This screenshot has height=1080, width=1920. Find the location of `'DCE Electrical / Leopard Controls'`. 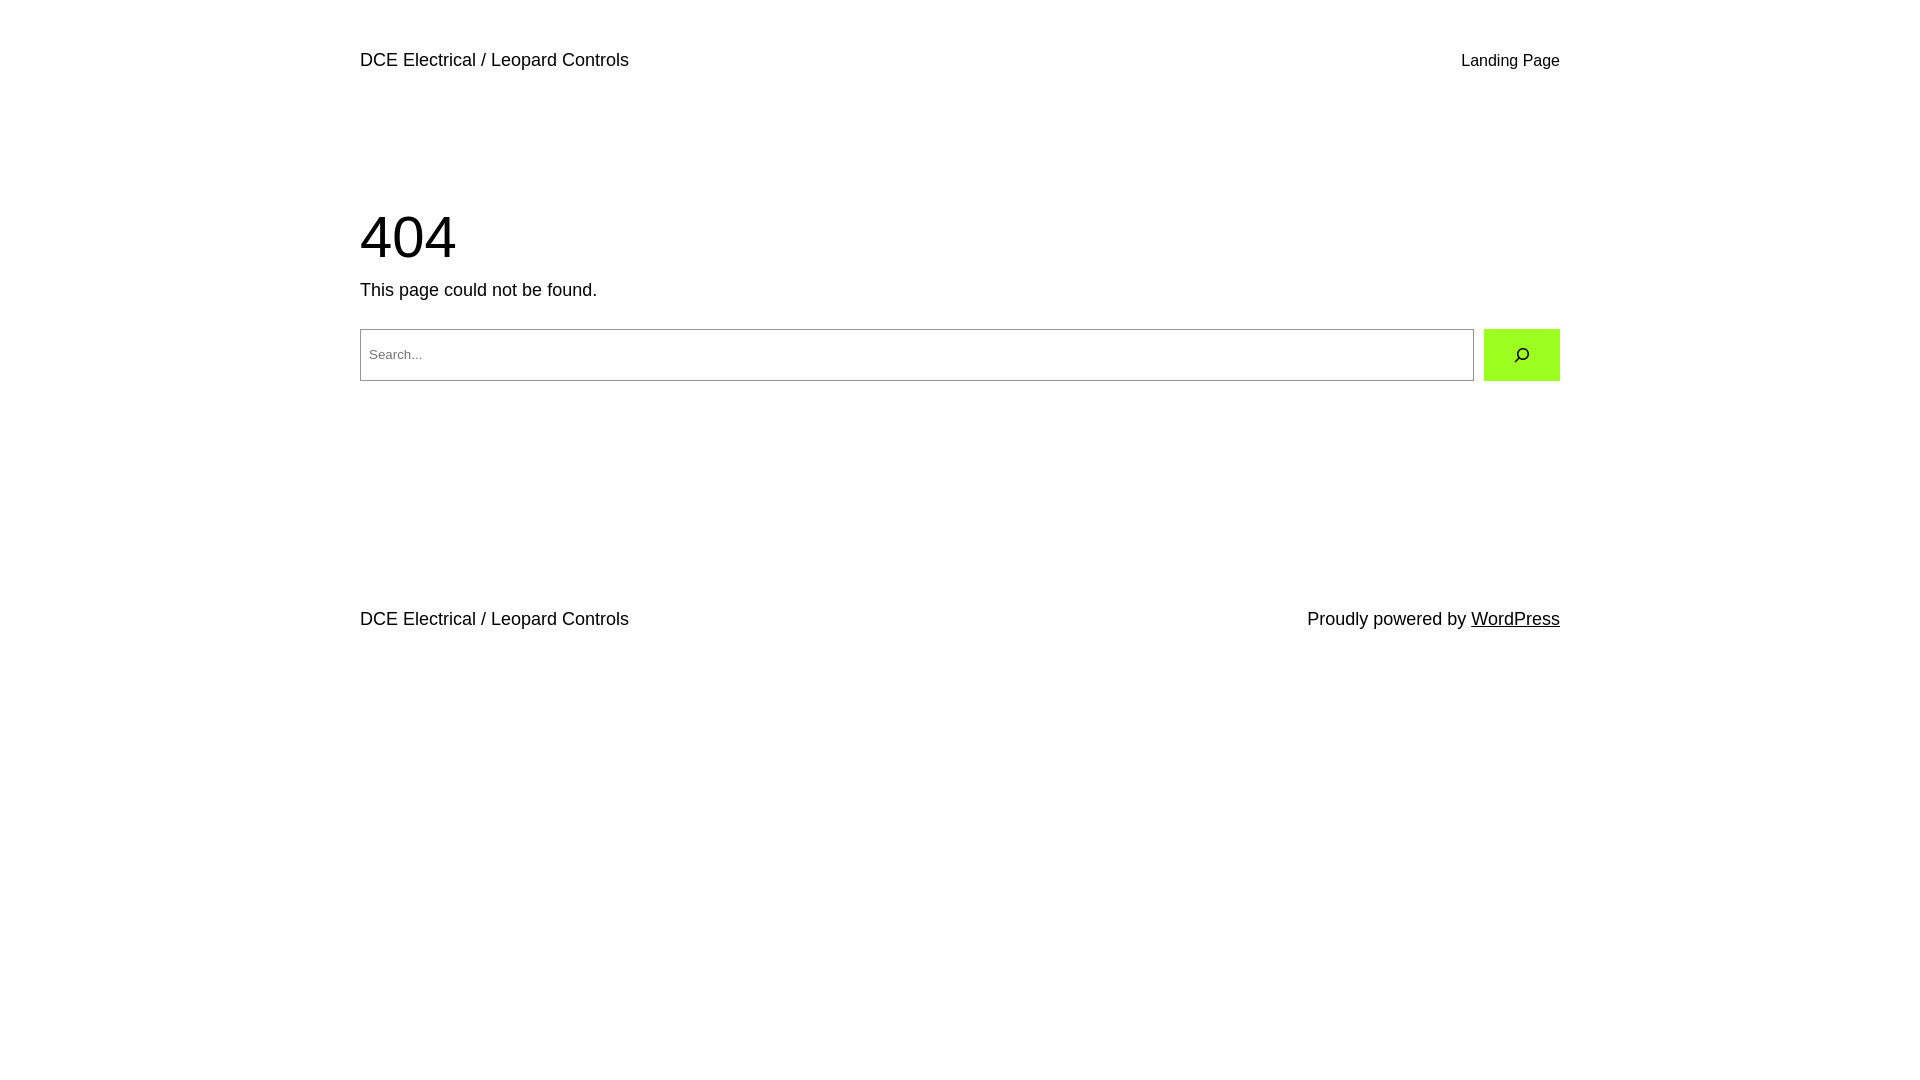

'DCE Electrical / Leopard Controls' is located at coordinates (494, 617).